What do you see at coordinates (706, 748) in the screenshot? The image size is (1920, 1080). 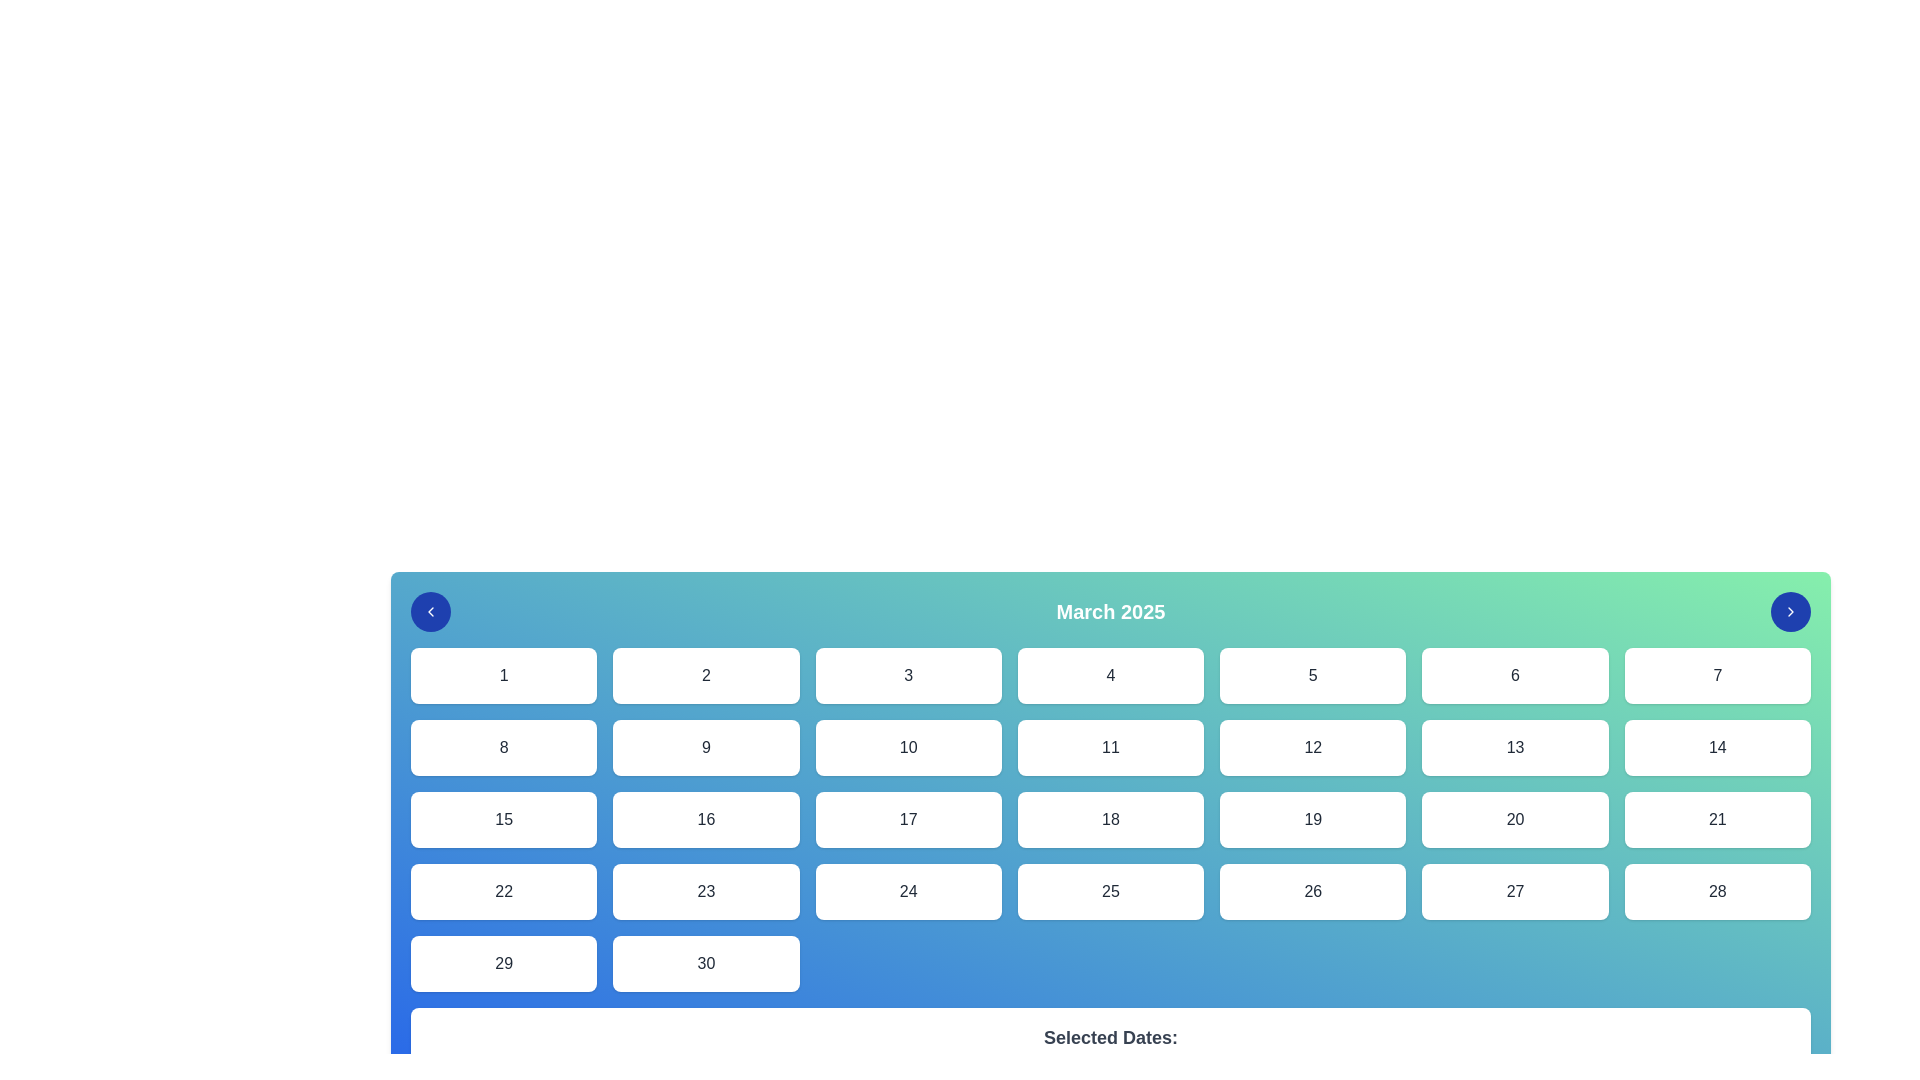 I see `the selectable calendar date button representing the day '9' in the March 2025 calendar` at bounding box center [706, 748].